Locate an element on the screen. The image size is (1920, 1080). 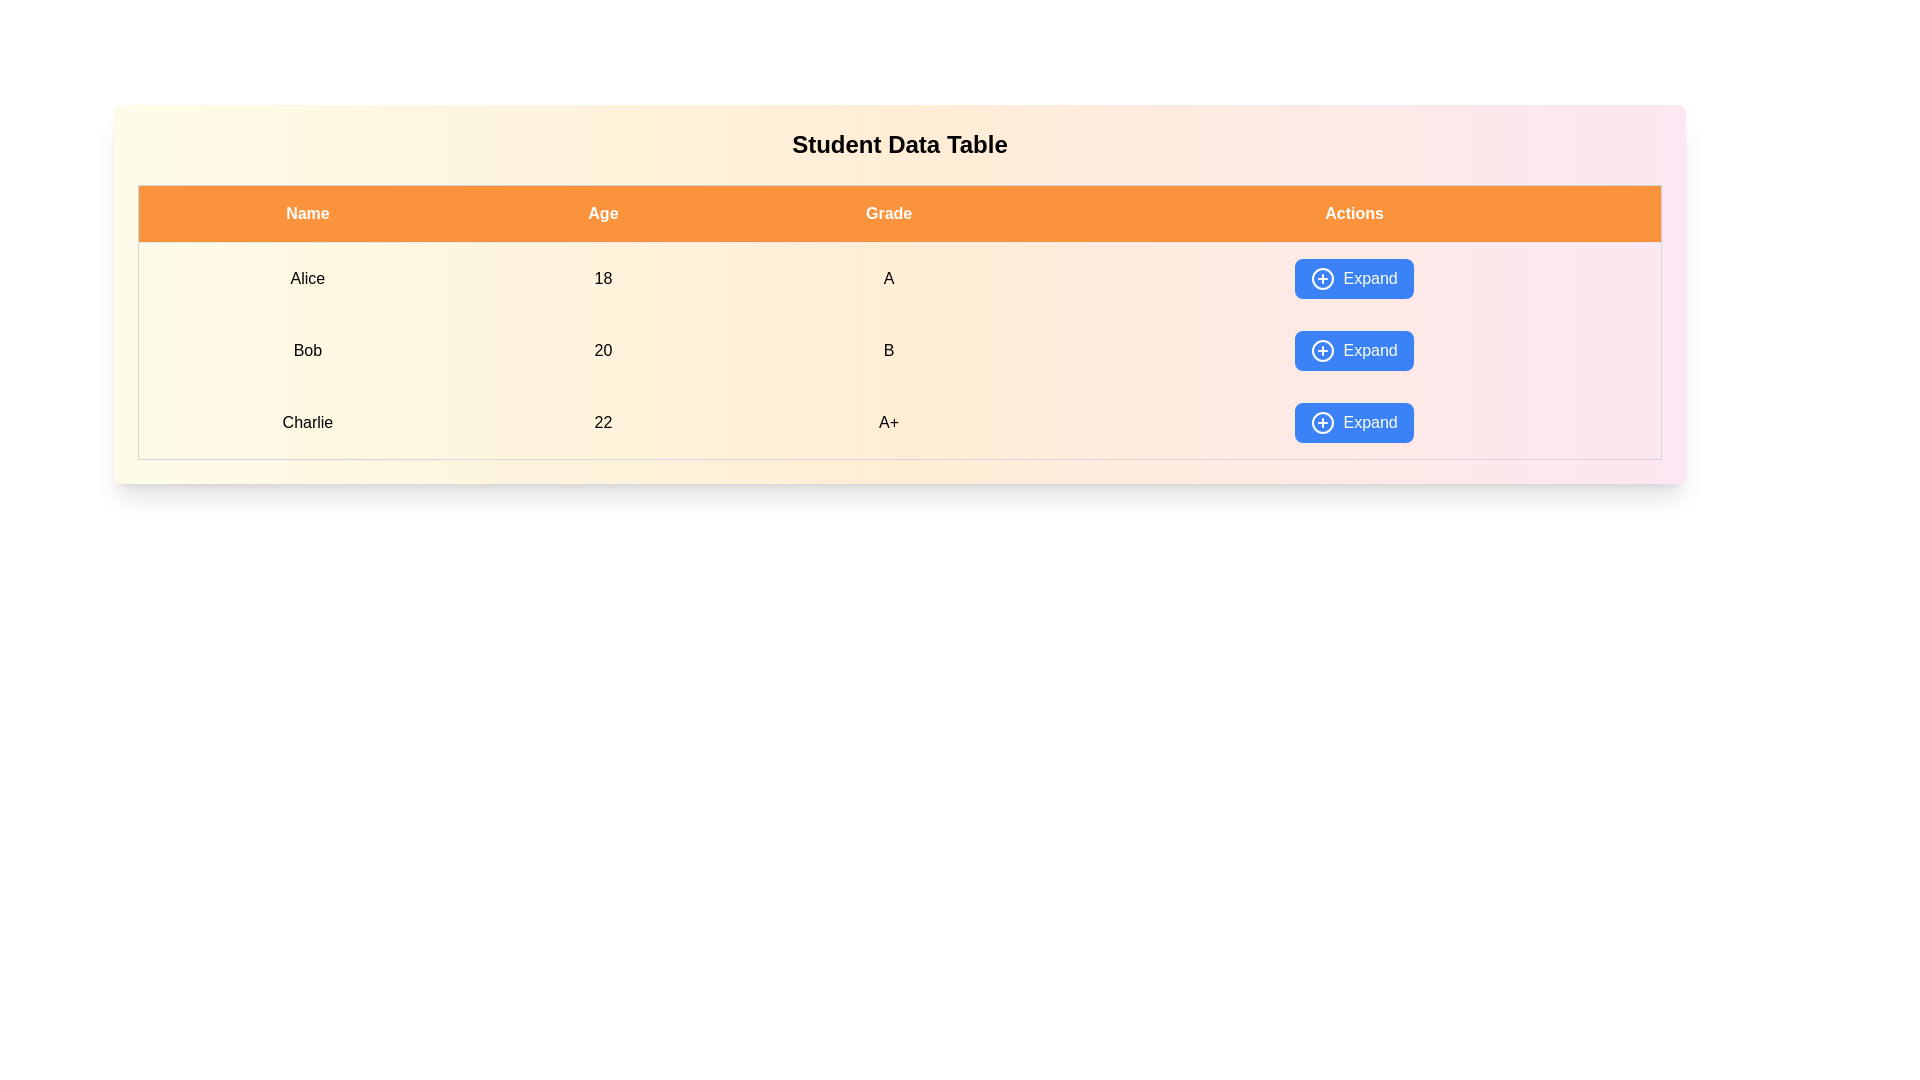
the circular '+' icon on the first 'Expand' button in the 'Actions' column of the data table is located at coordinates (1323, 278).